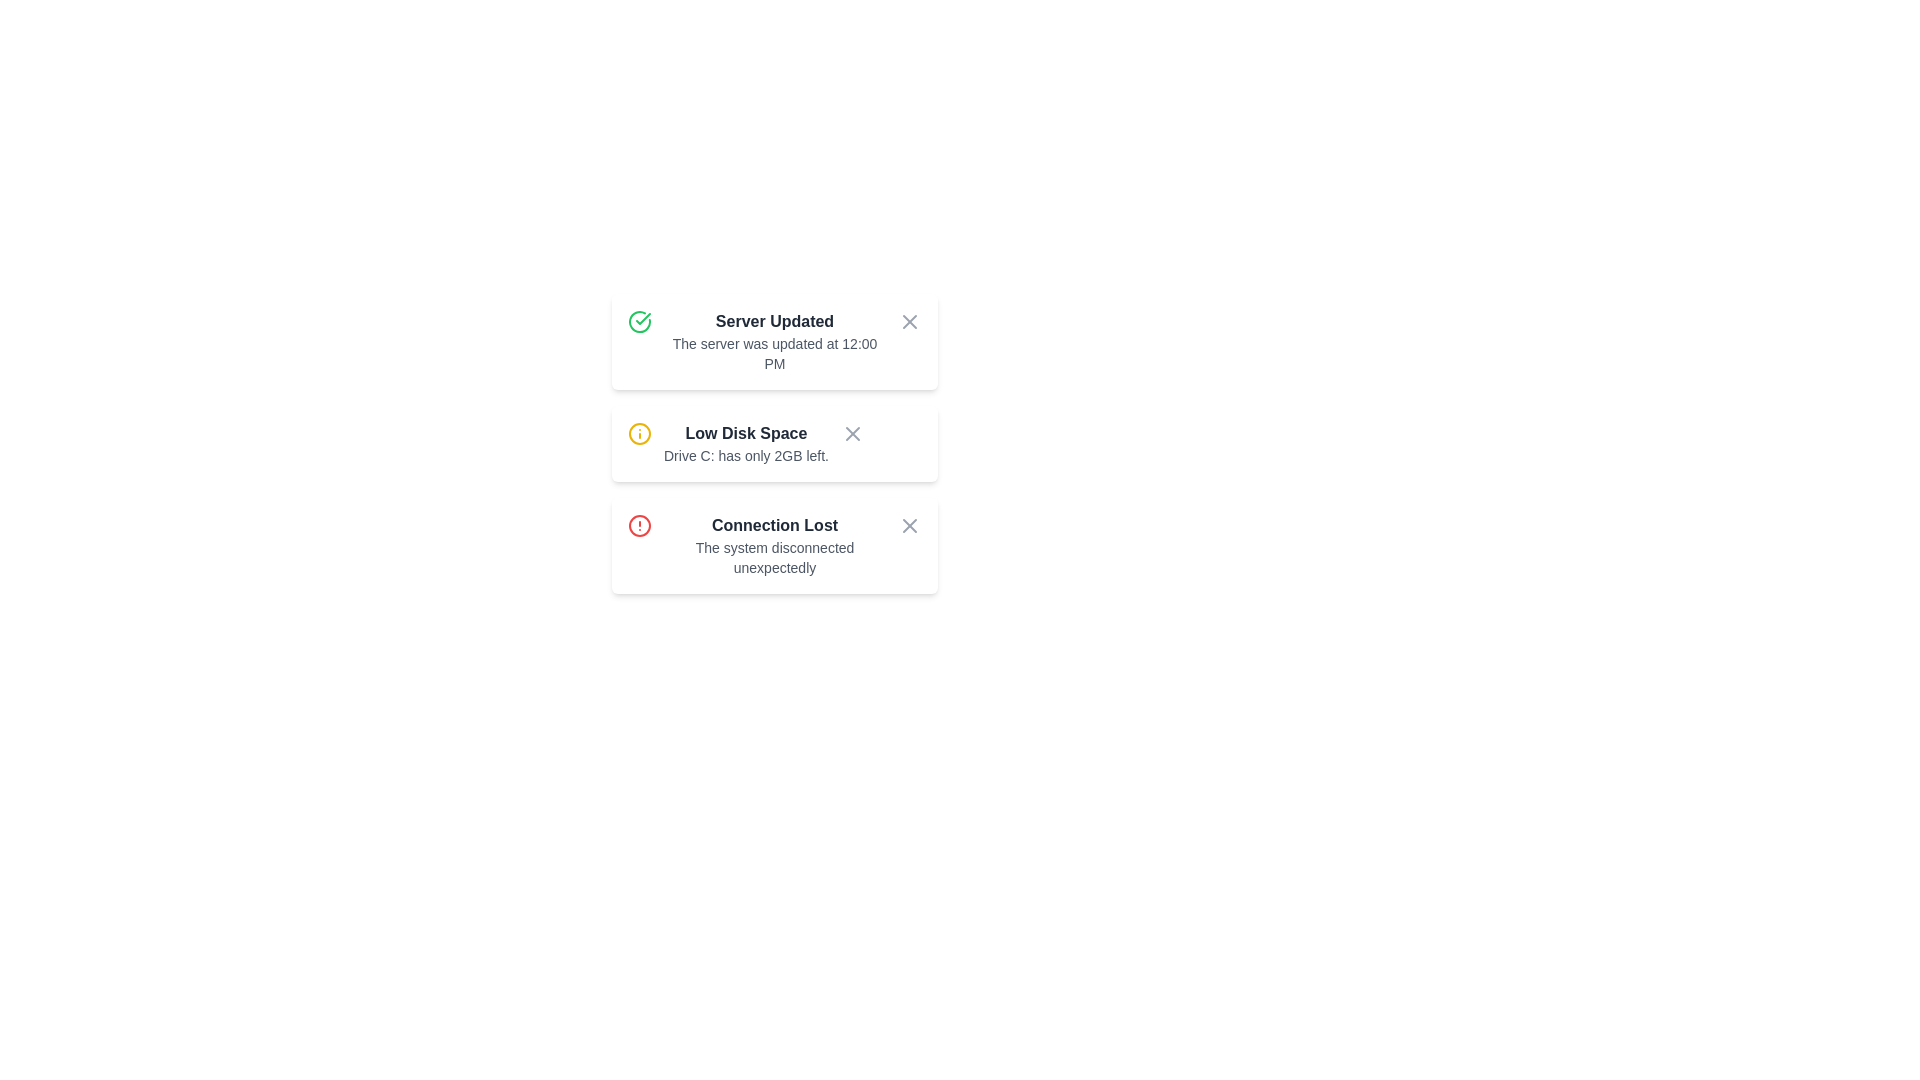 The width and height of the screenshot is (1920, 1080). What do you see at coordinates (638, 320) in the screenshot?
I see `the success indicator icon located to the left of the 'Server Updated' notification title` at bounding box center [638, 320].